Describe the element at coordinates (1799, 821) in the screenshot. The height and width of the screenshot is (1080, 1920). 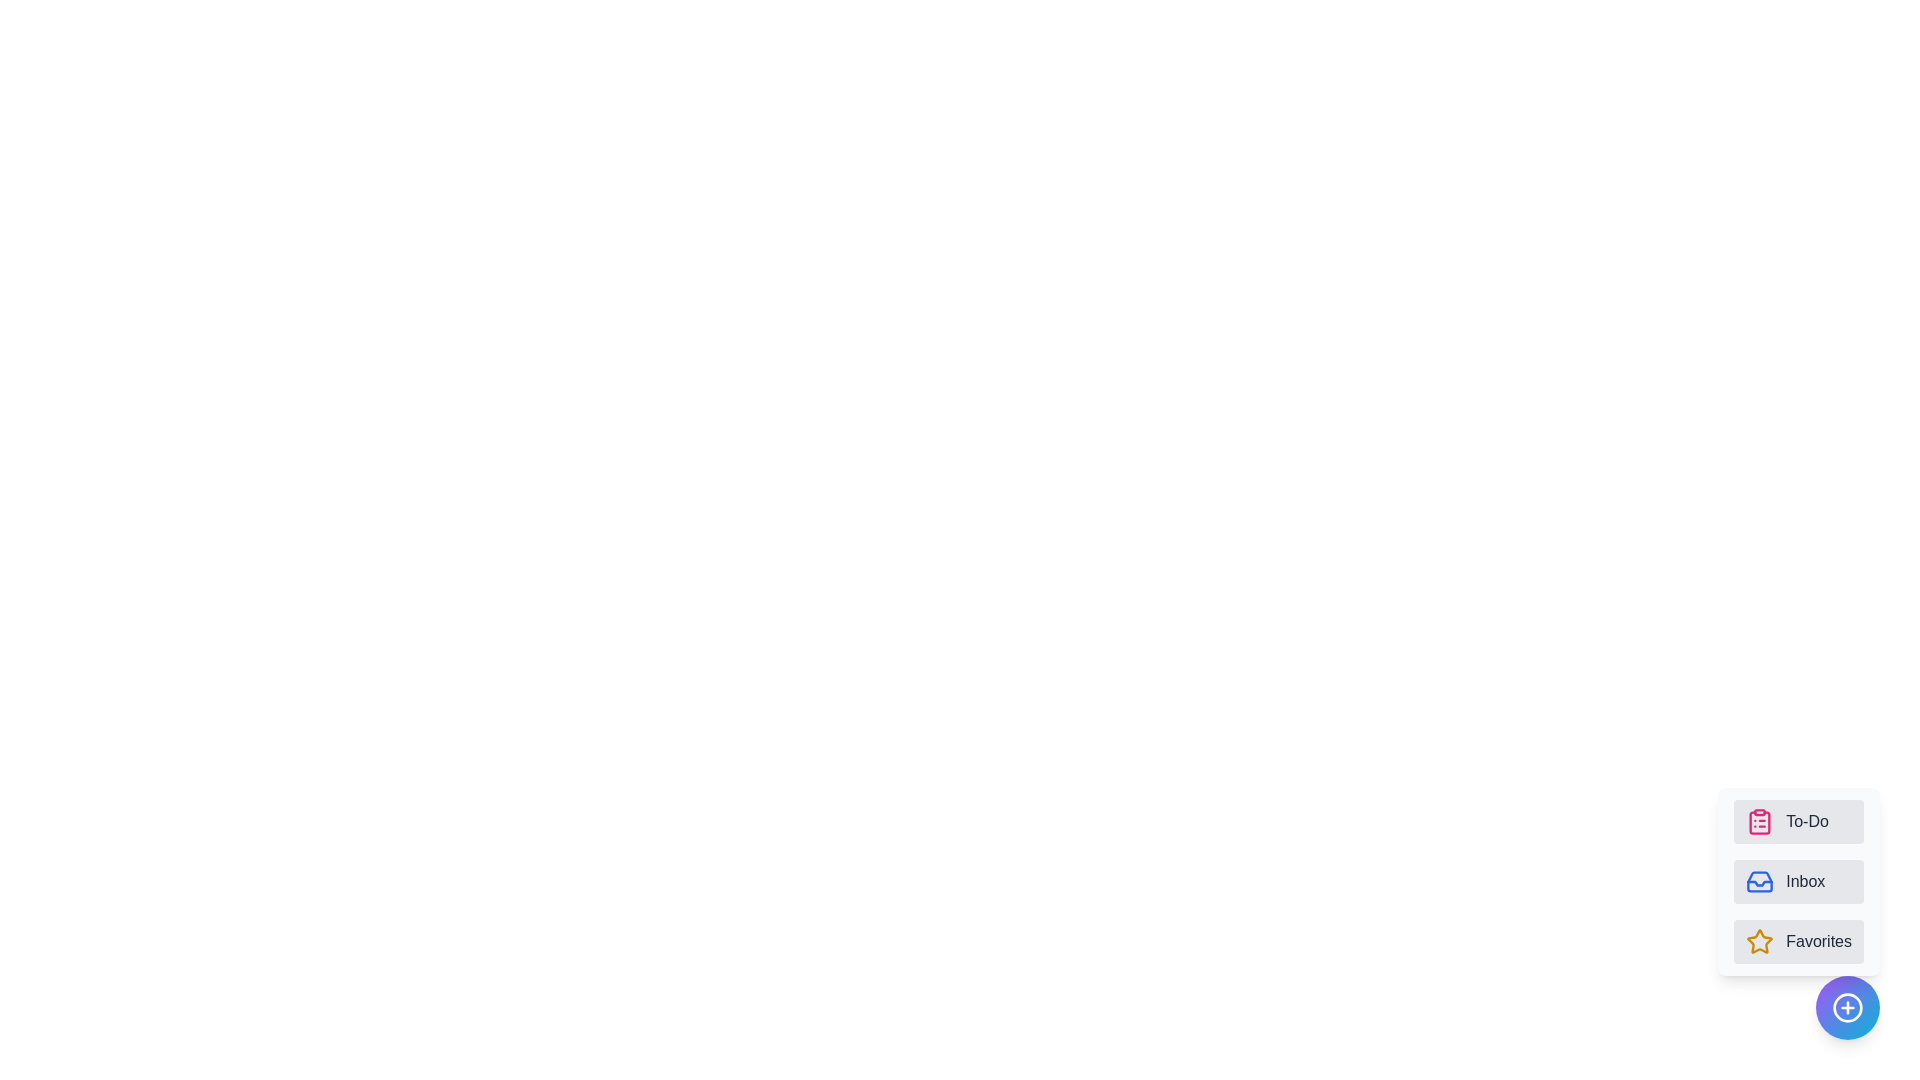
I see `the 'To-Do' button to select the category` at that location.